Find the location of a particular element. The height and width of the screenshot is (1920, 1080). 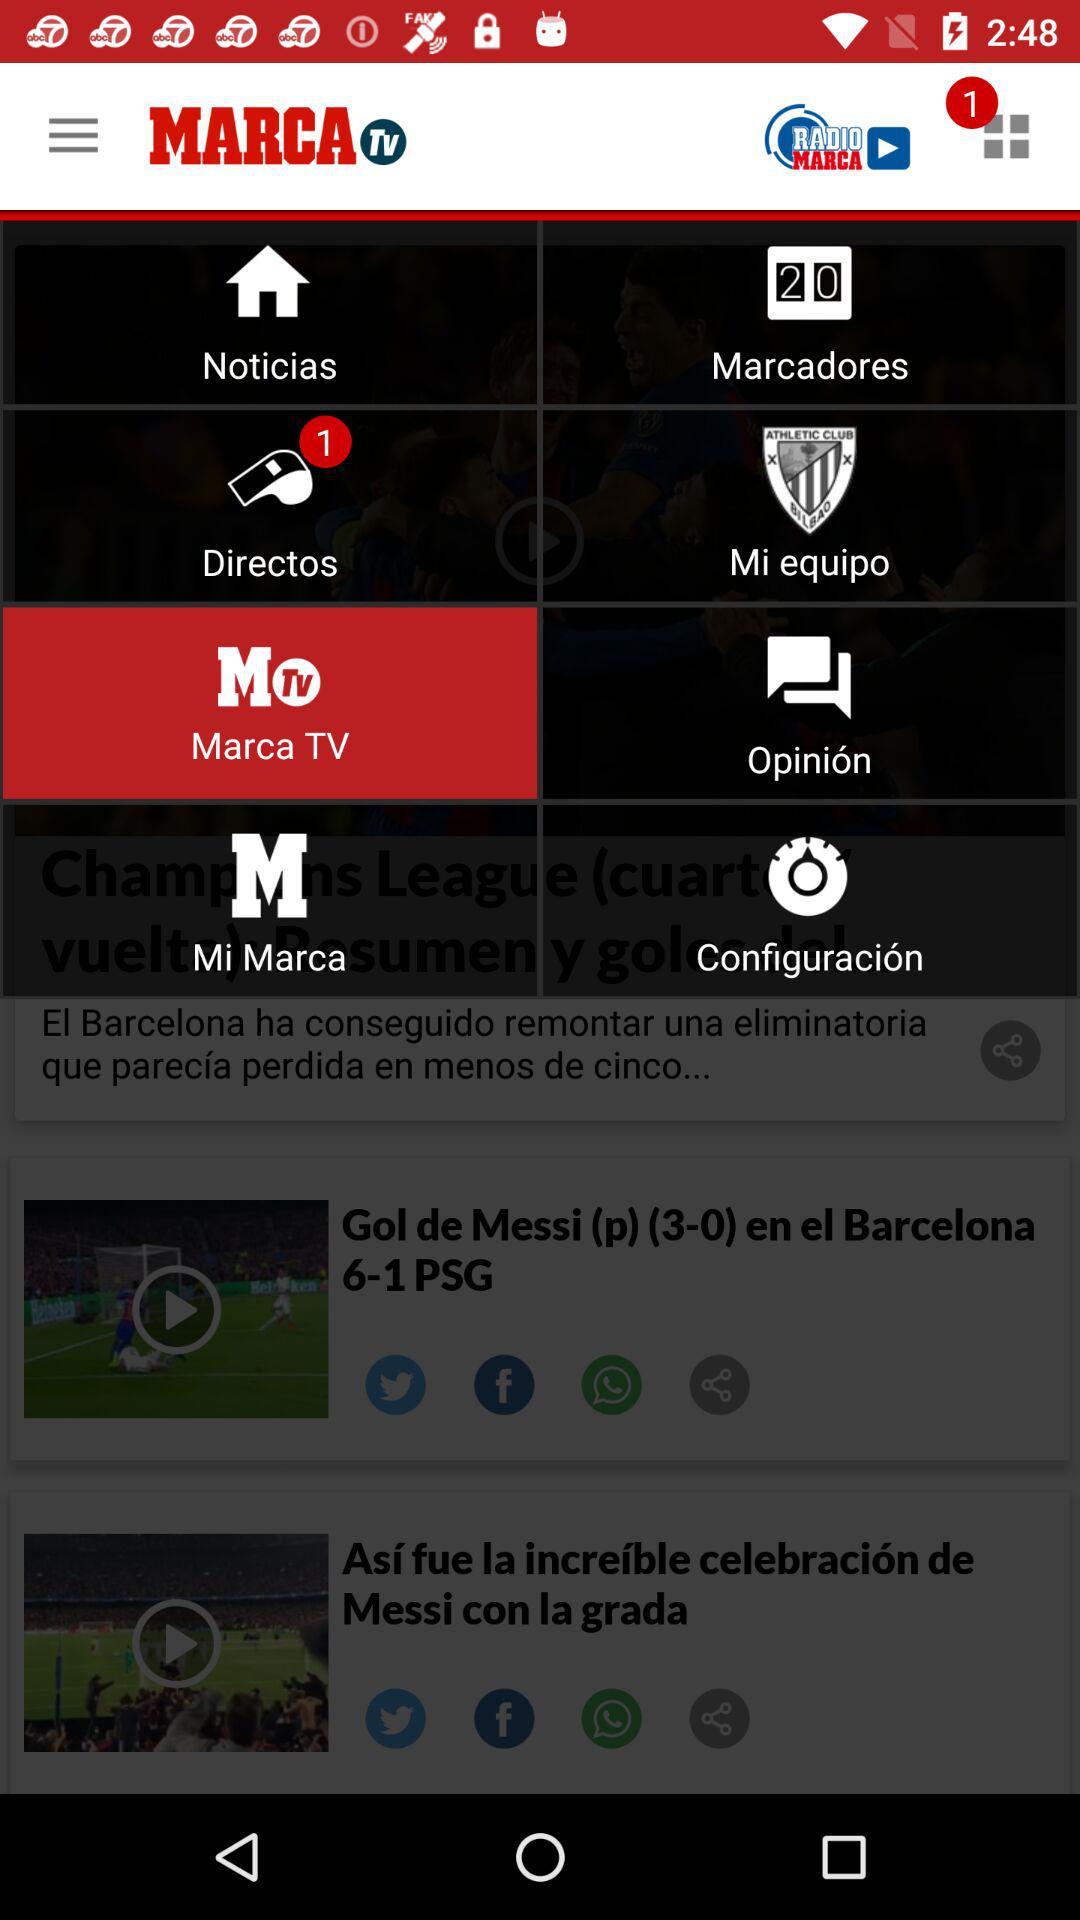

choose opinion option is located at coordinates (810, 703).